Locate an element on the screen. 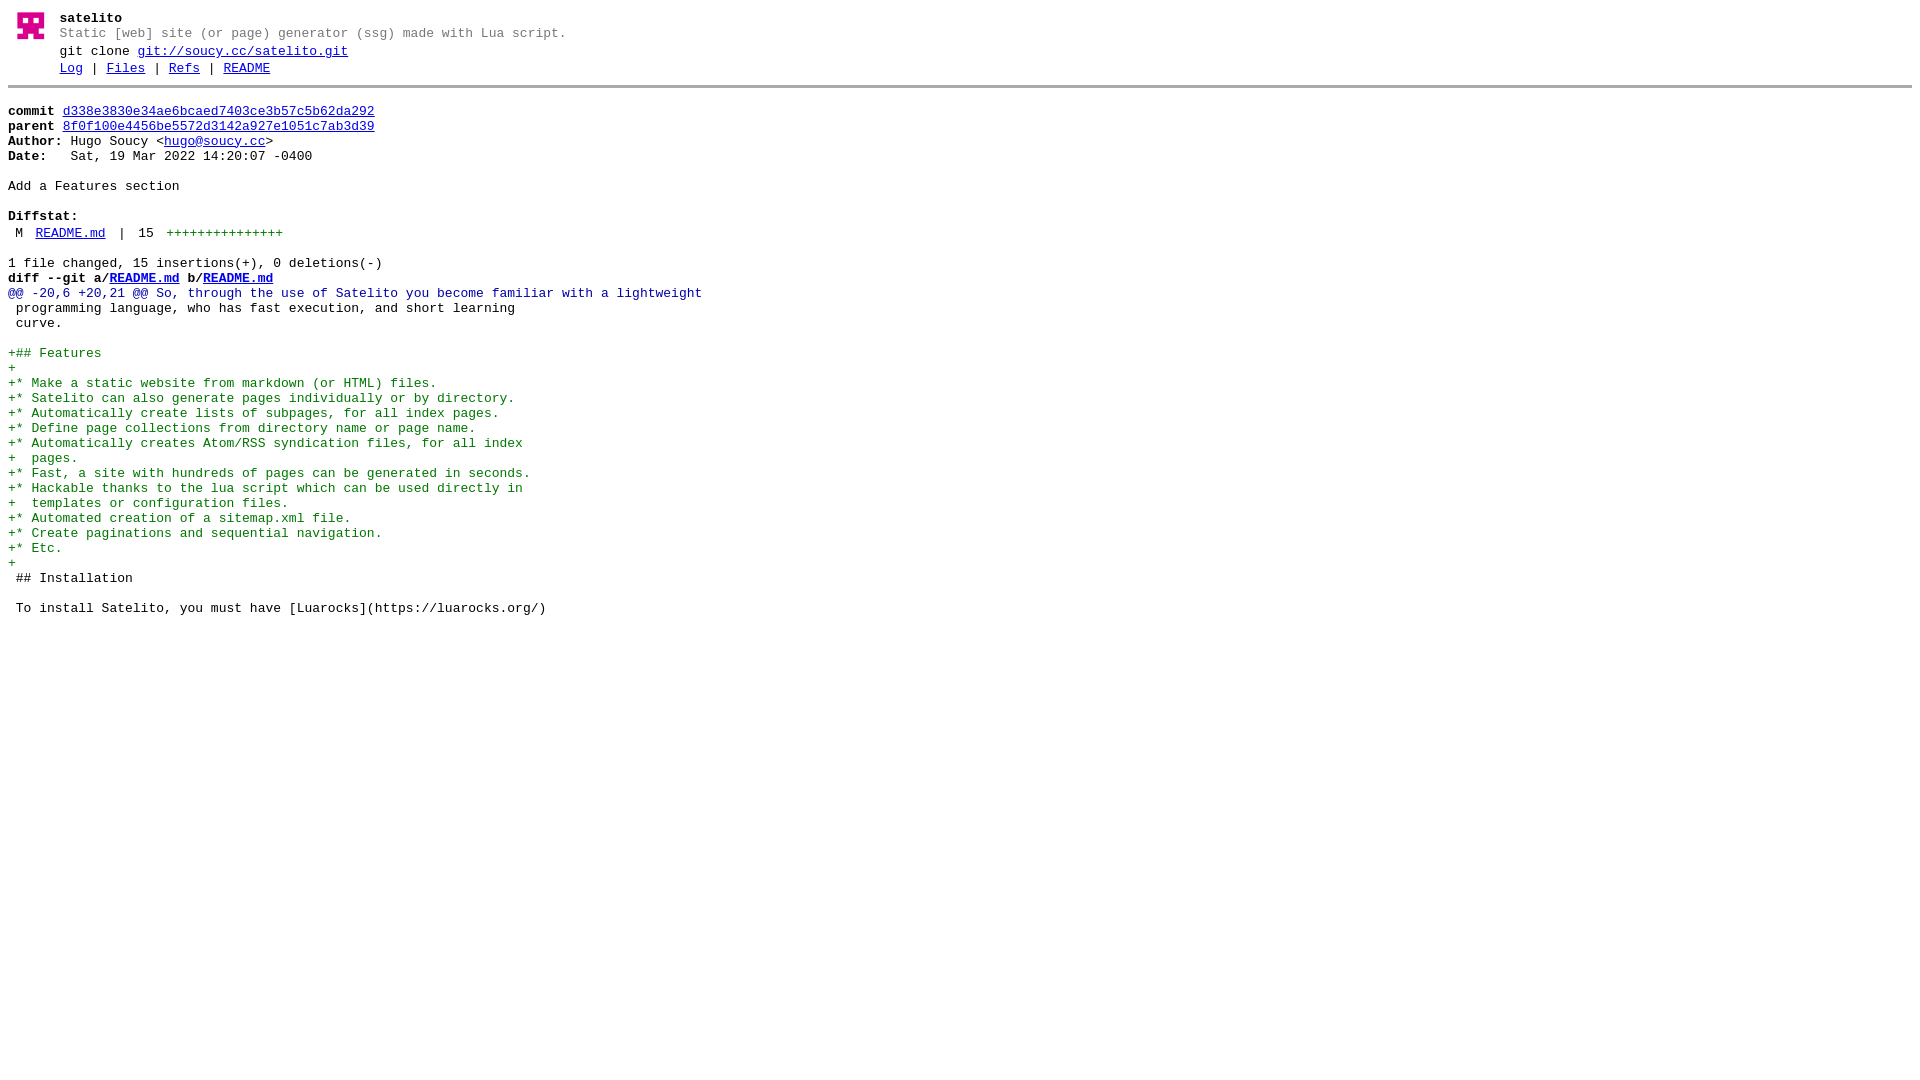 The height and width of the screenshot is (1080, 1920). '+  templates or configuration files.' is located at coordinates (147, 502).